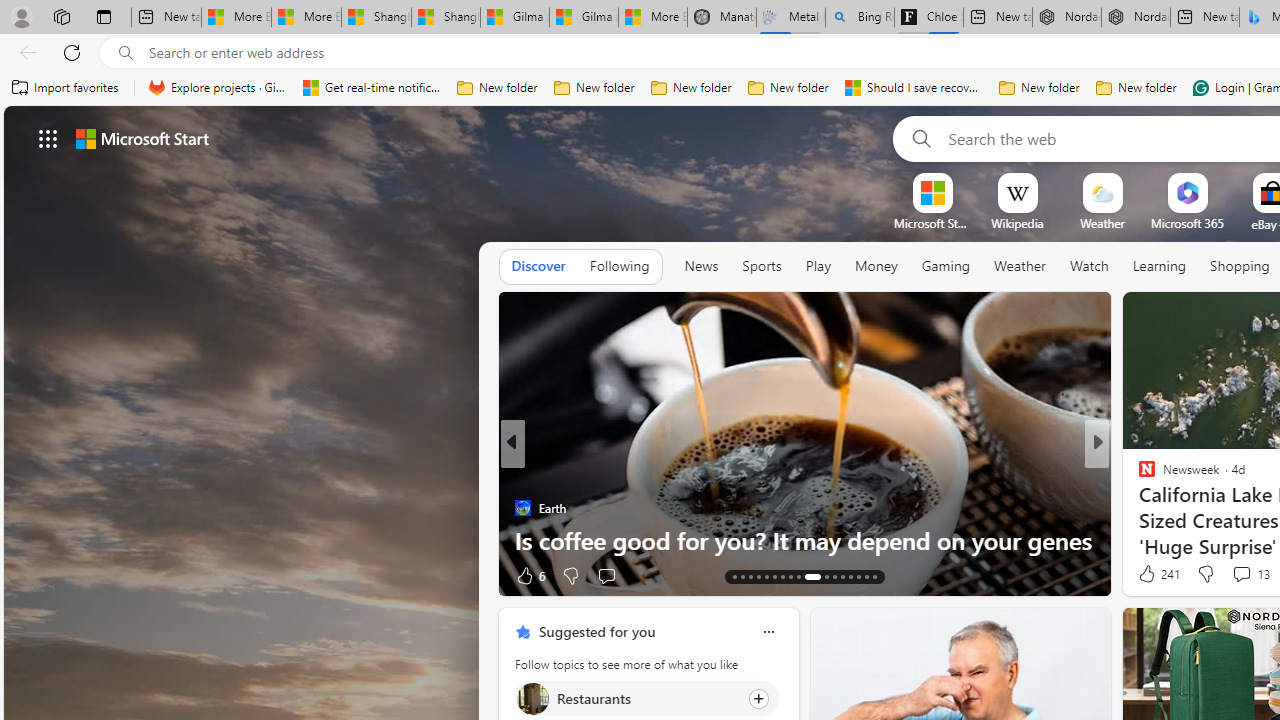  What do you see at coordinates (1204, 574) in the screenshot?
I see `'Dislike'` at bounding box center [1204, 574].